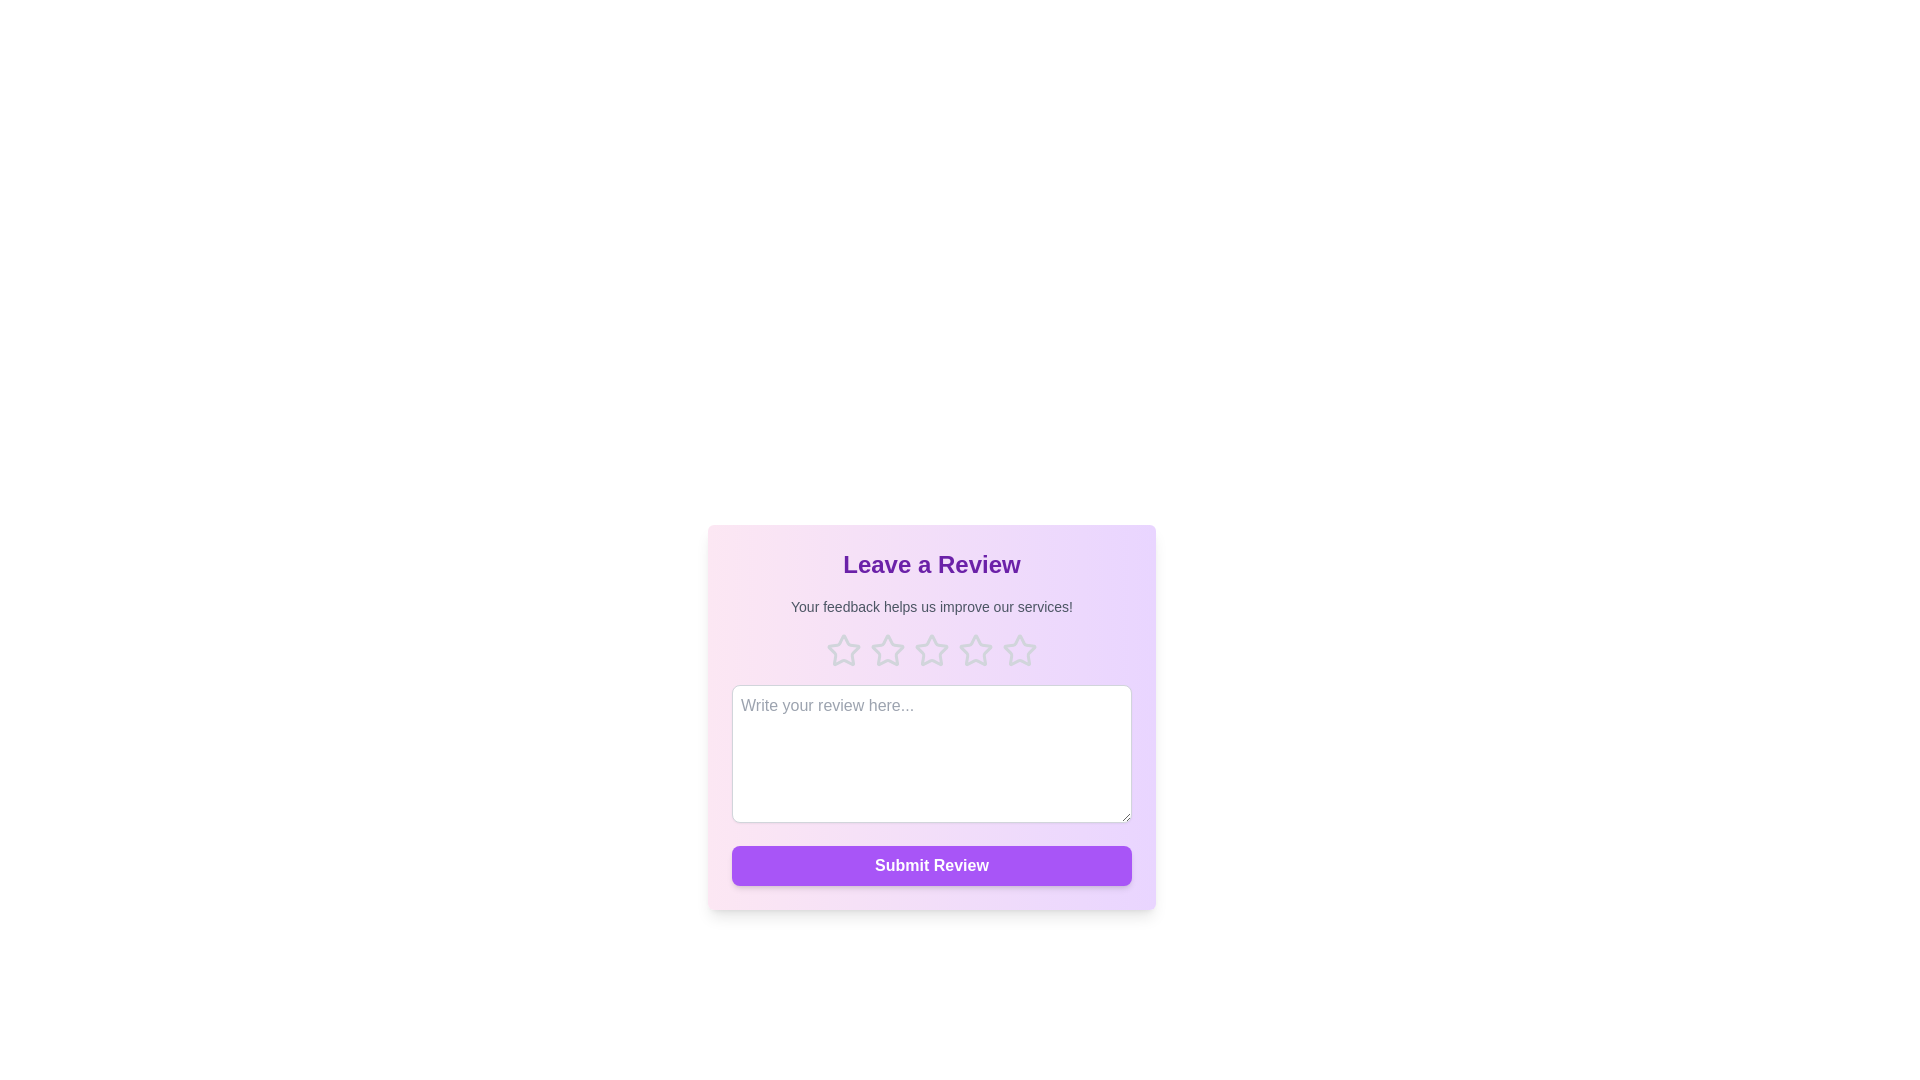 Image resolution: width=1920 pixels, height=1080 pixels. Describe the element at coordinates (887, 651) in the screenshot. I see `the rating to 2 stars by clicking on the corresponding star` at that location.